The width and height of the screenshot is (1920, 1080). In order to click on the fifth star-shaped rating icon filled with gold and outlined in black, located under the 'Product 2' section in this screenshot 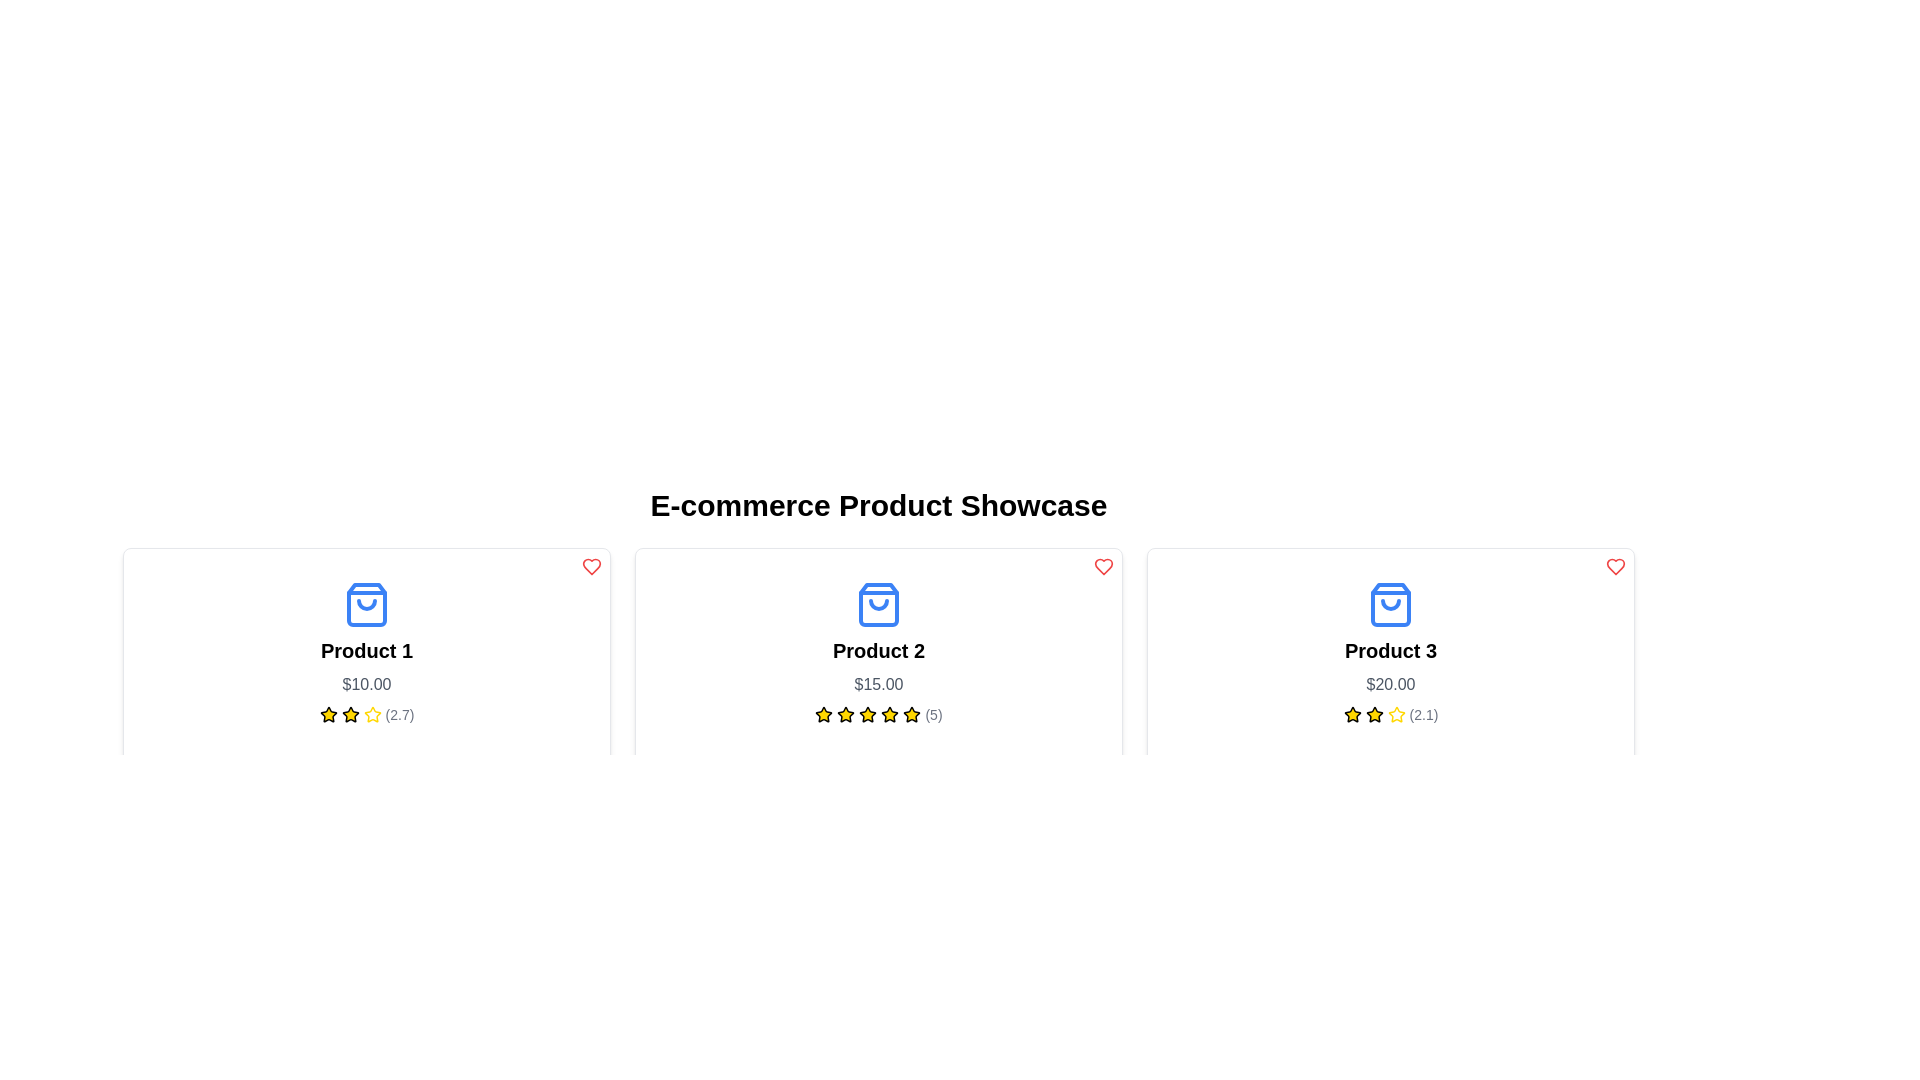, I will do `click(868, 713)`.